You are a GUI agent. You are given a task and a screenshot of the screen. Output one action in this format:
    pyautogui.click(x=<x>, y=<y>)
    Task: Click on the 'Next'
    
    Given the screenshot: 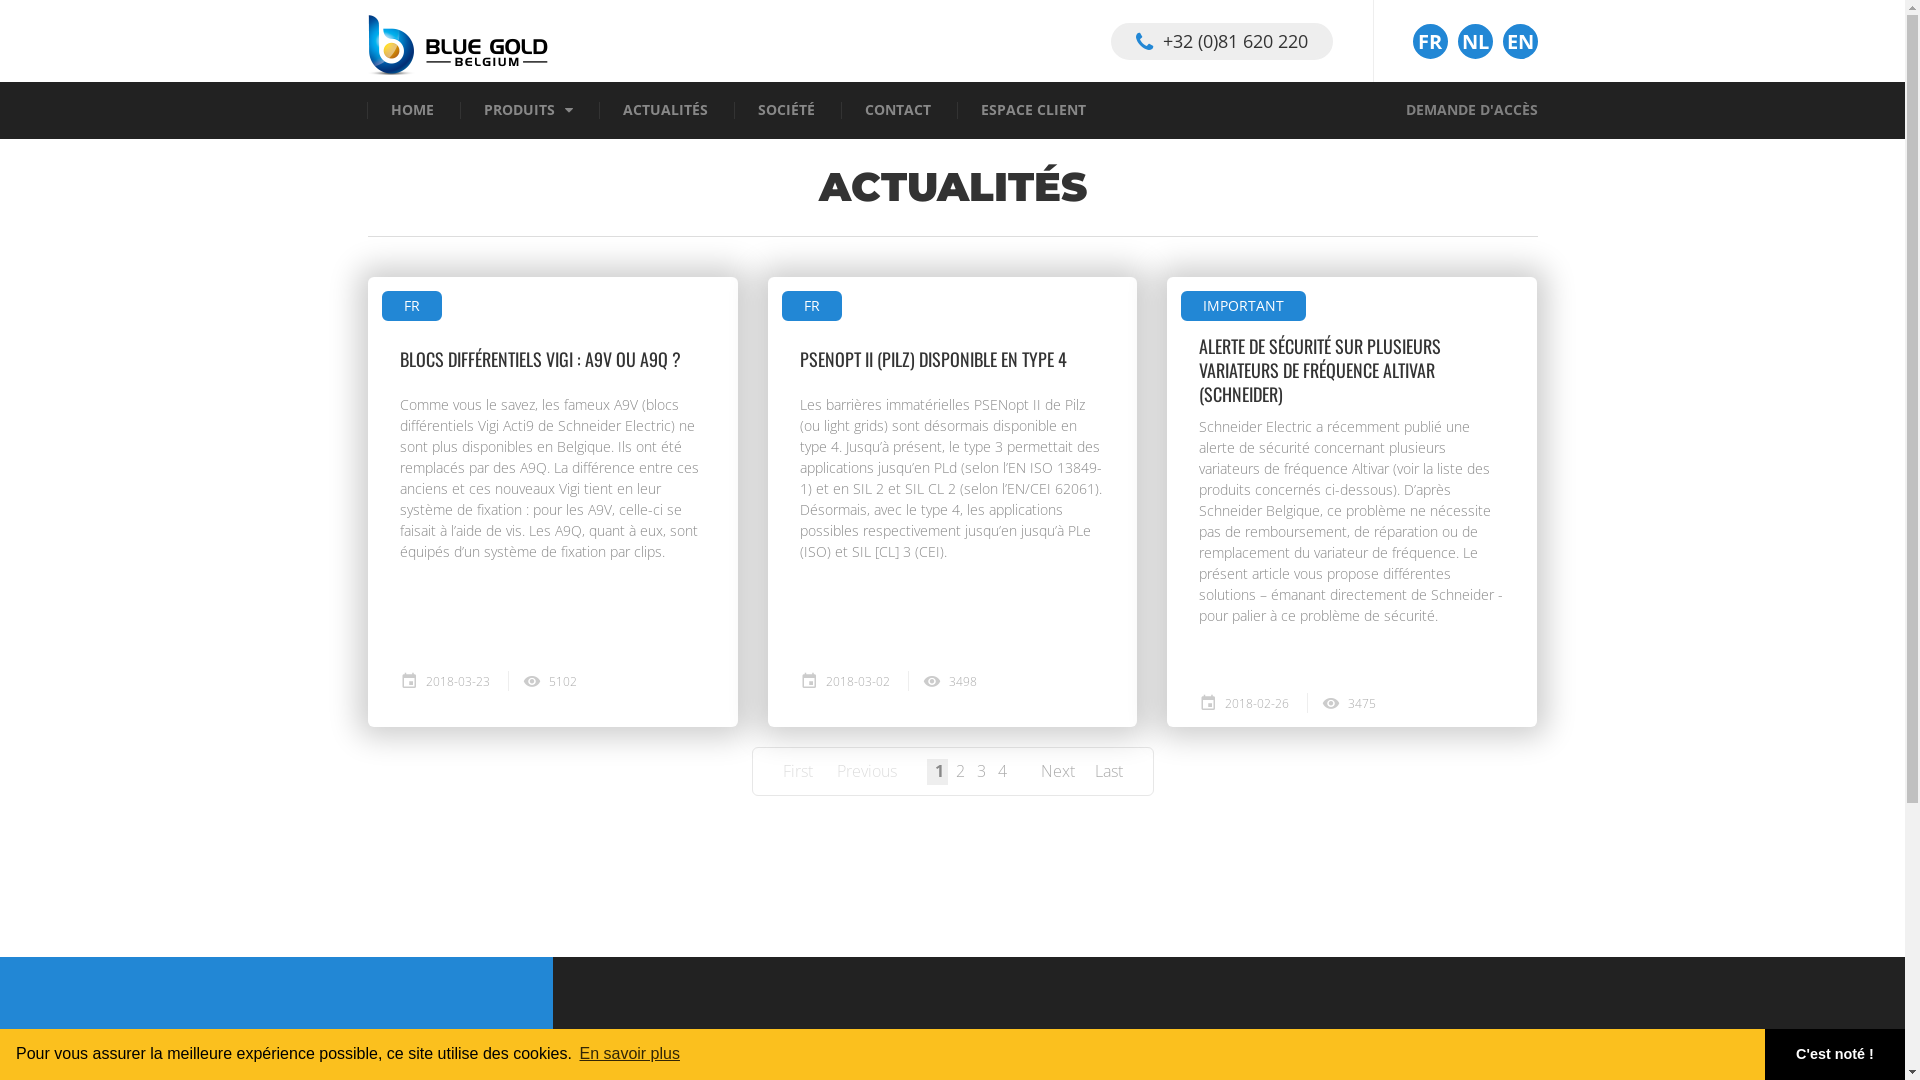 What is the action you would take?
    pyautogui.click(x=1040, y=770)
    